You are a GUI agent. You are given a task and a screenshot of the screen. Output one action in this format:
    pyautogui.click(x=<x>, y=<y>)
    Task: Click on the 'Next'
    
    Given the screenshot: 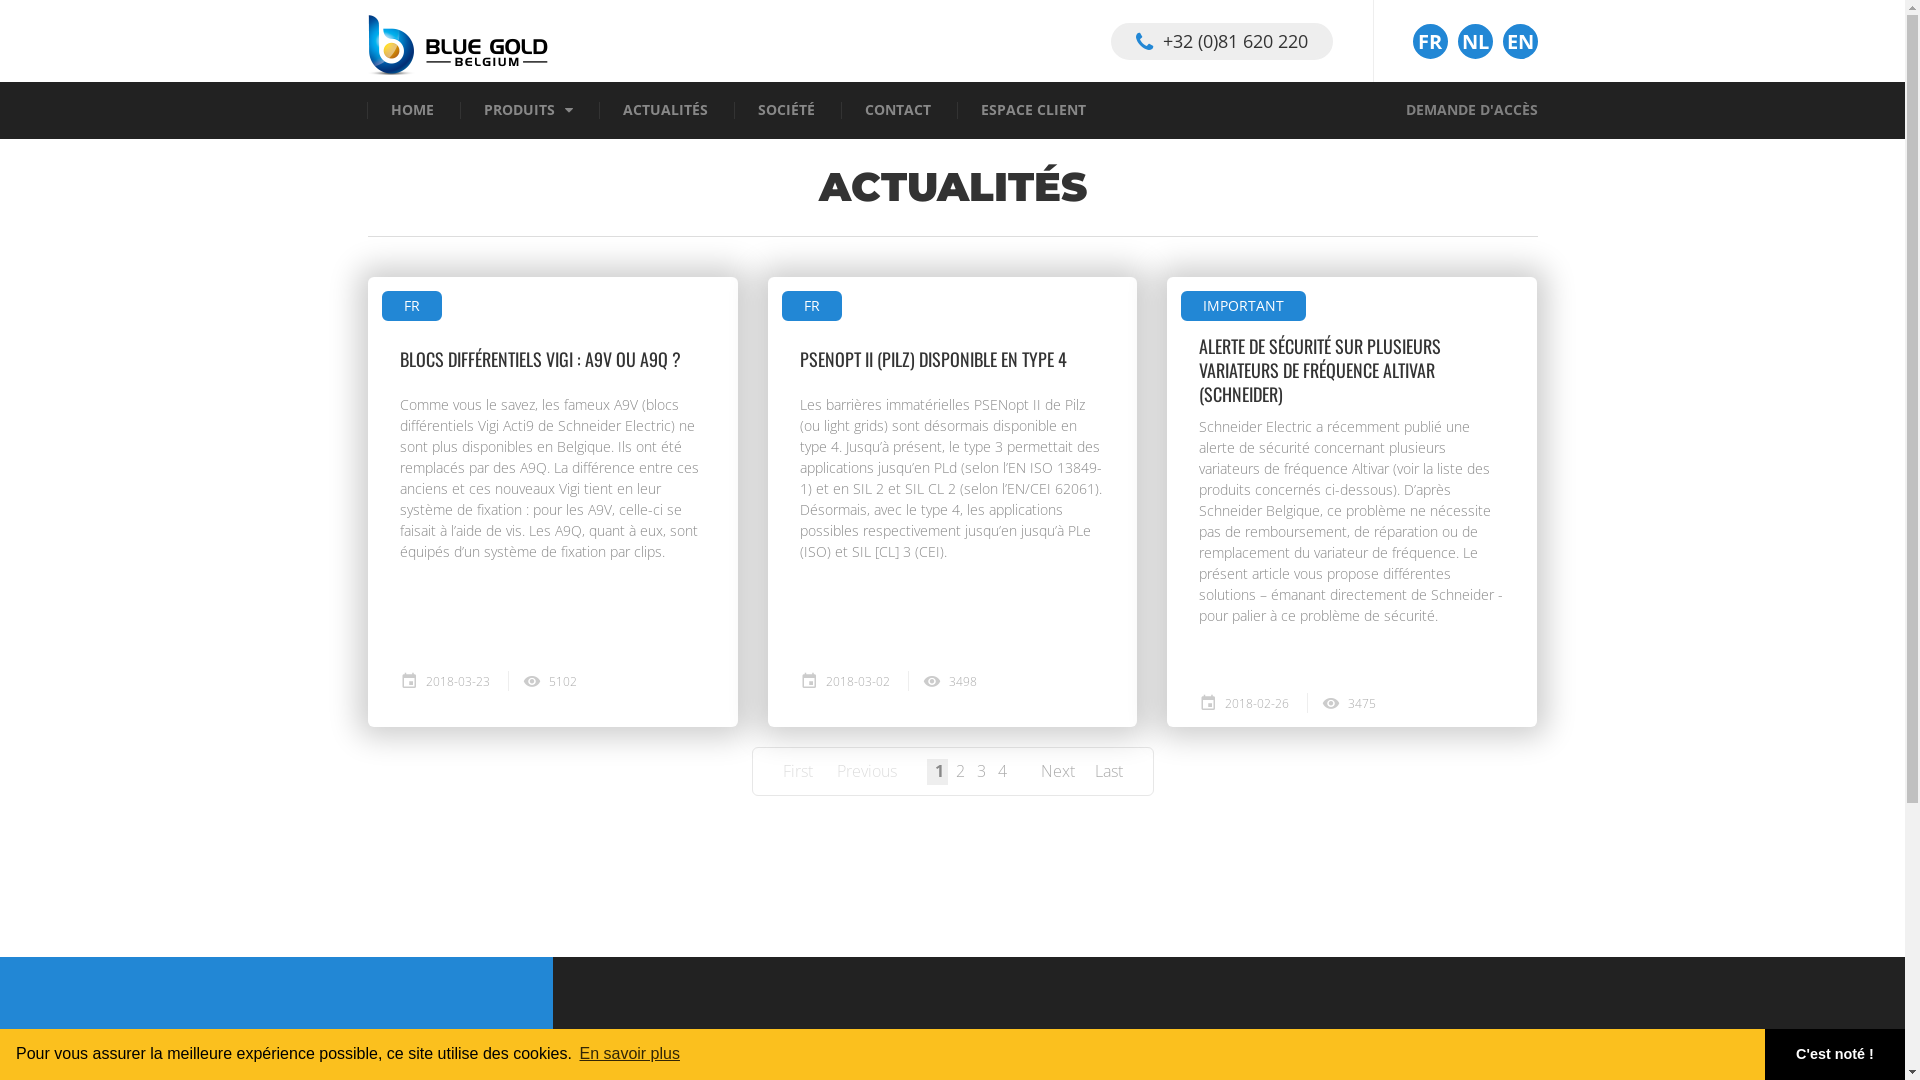 What is the action you would take?
    pyautogui.click(x=1040, y=770)
    